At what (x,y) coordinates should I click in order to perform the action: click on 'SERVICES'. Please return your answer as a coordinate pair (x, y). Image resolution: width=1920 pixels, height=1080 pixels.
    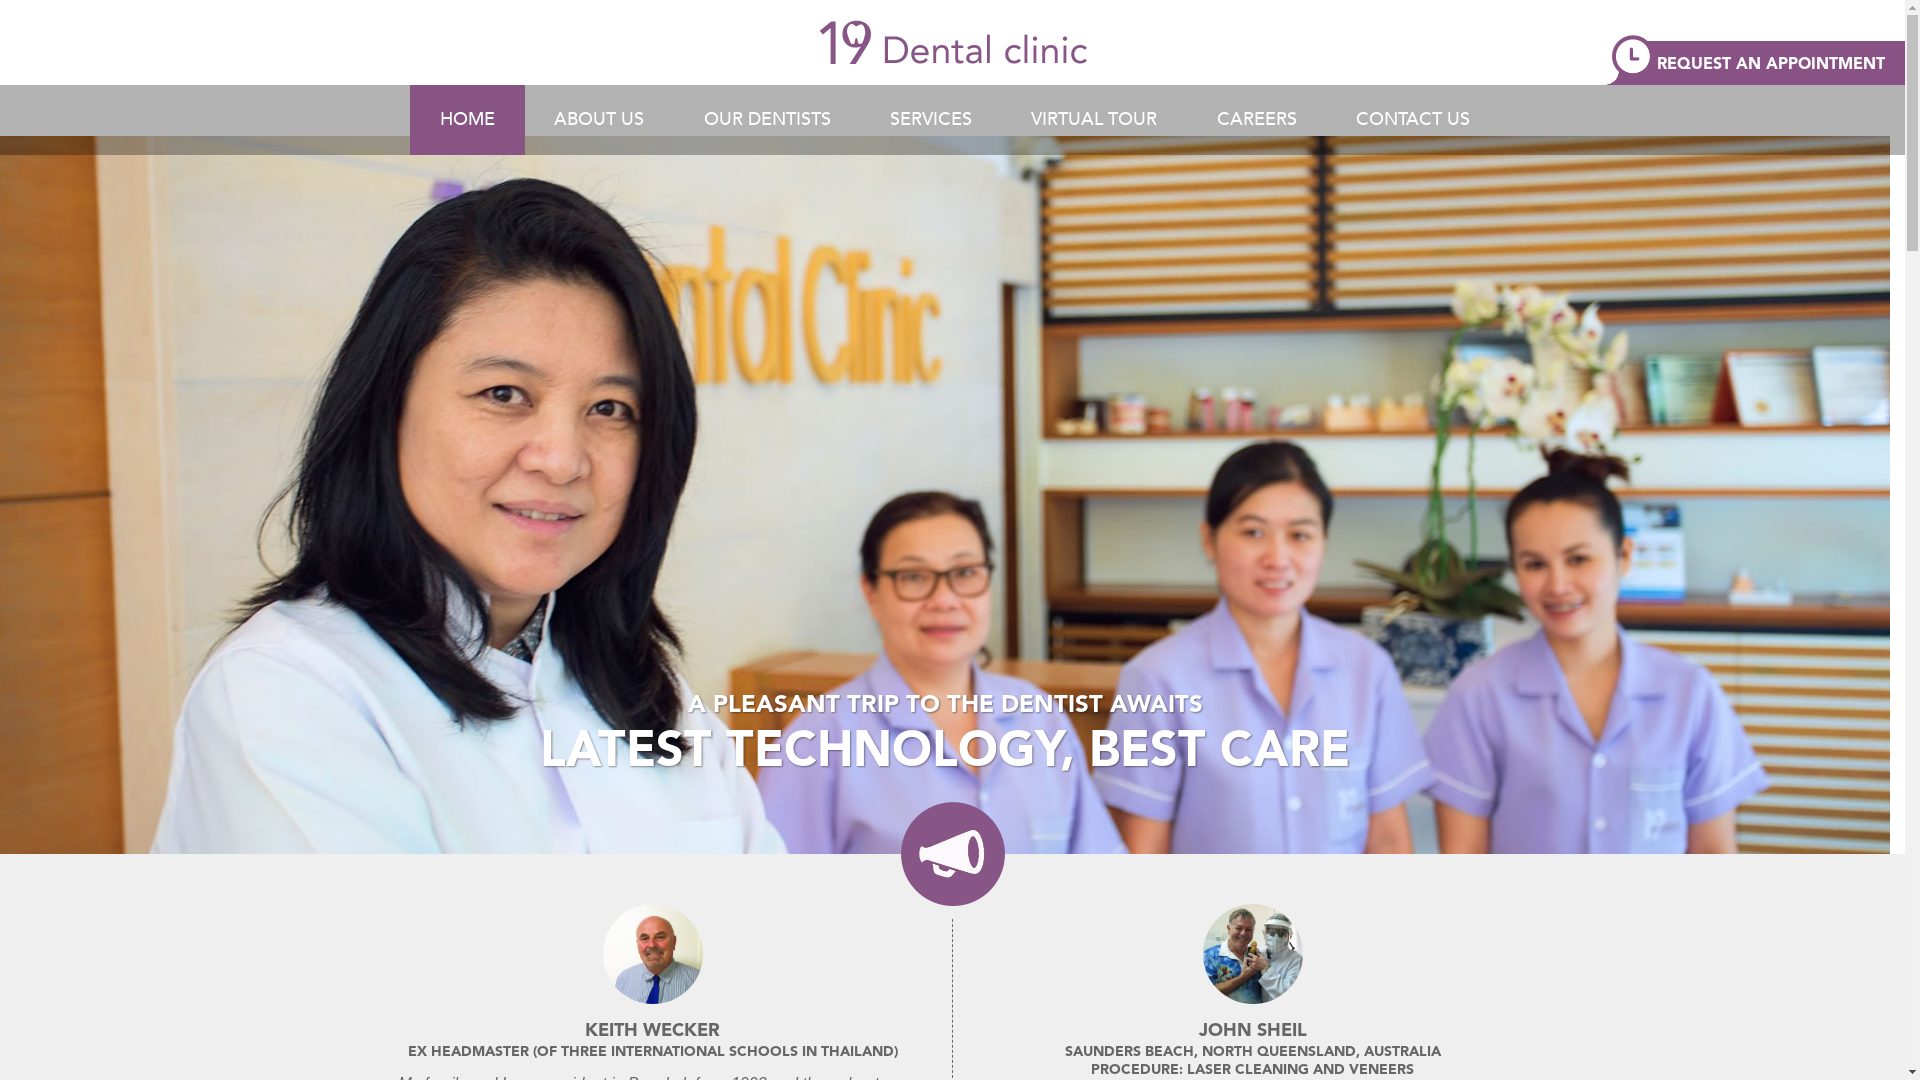
    Looking at the image, I should click on (930, 119).